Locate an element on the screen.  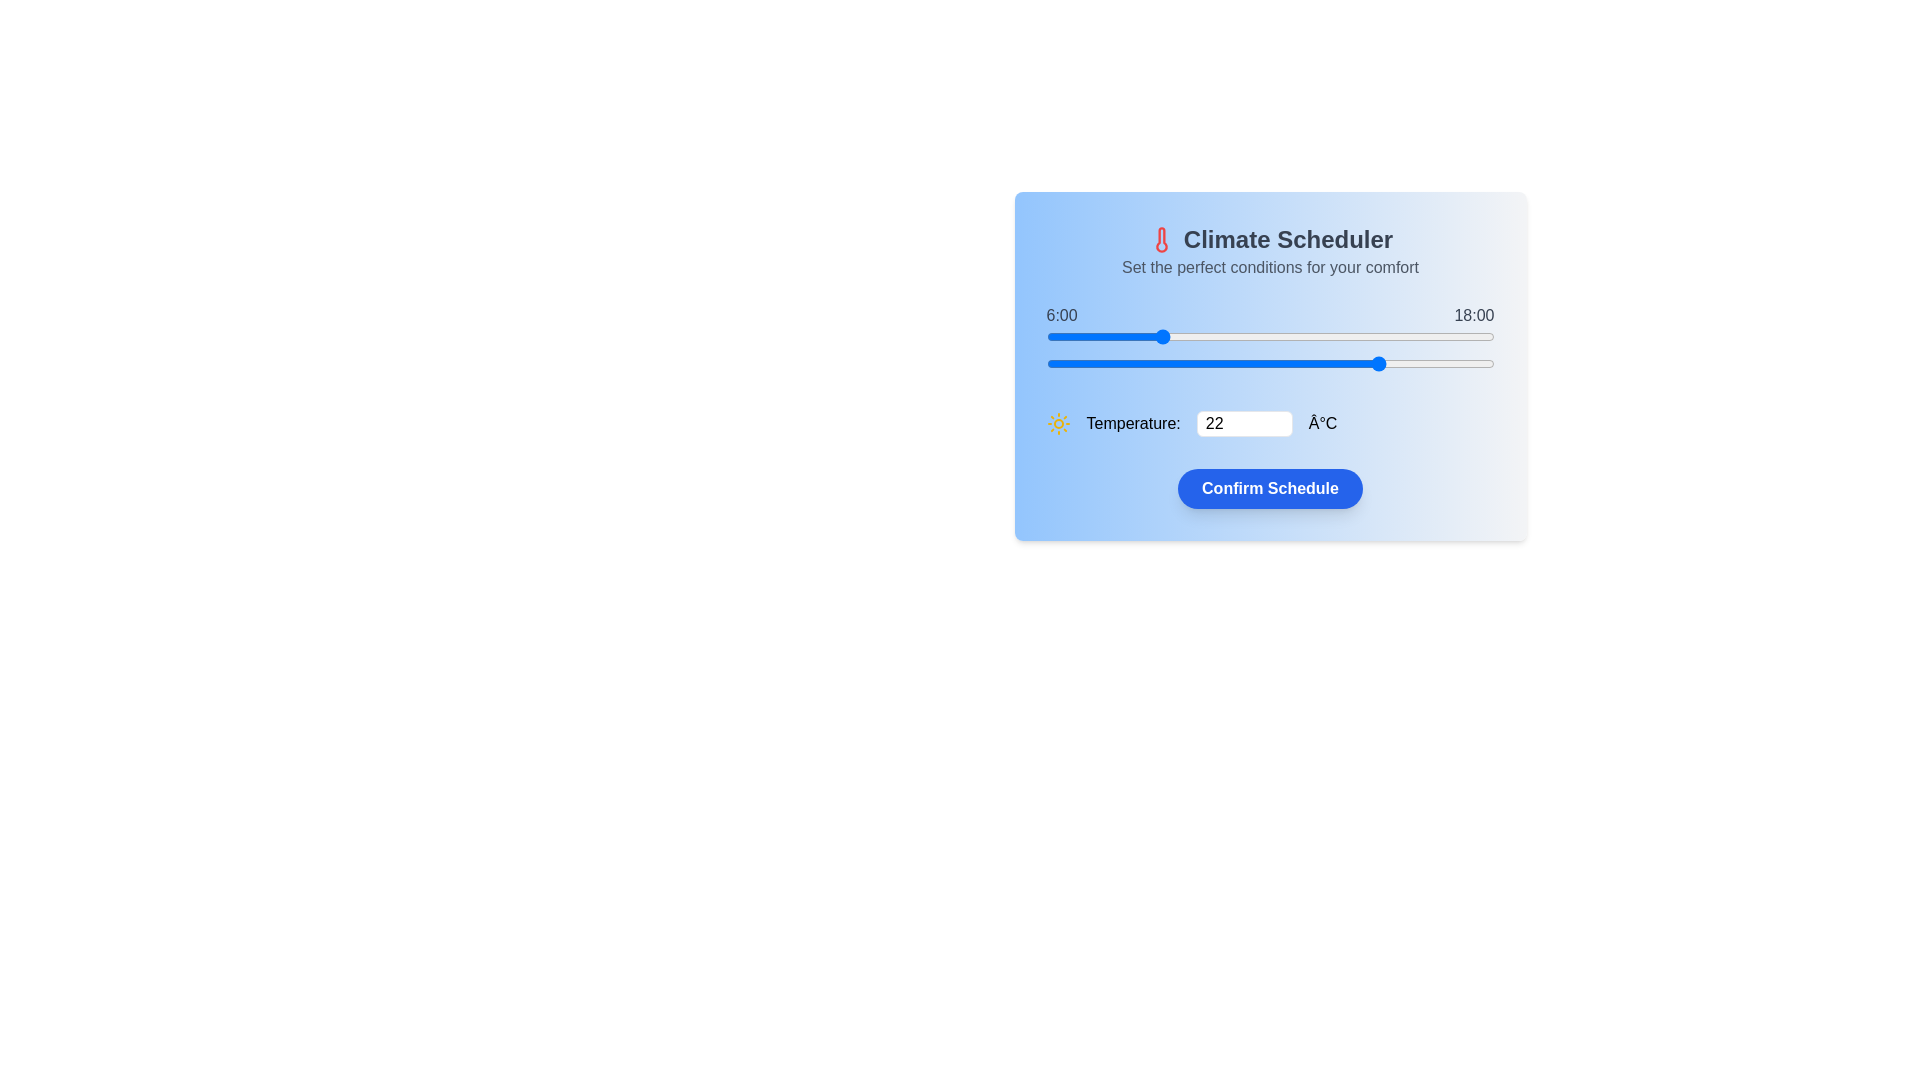
the thermometer icon indicating temperature settings, located to the left of the 'Climate Scheduler' text in the header section is located at coordinates (1161, 238).